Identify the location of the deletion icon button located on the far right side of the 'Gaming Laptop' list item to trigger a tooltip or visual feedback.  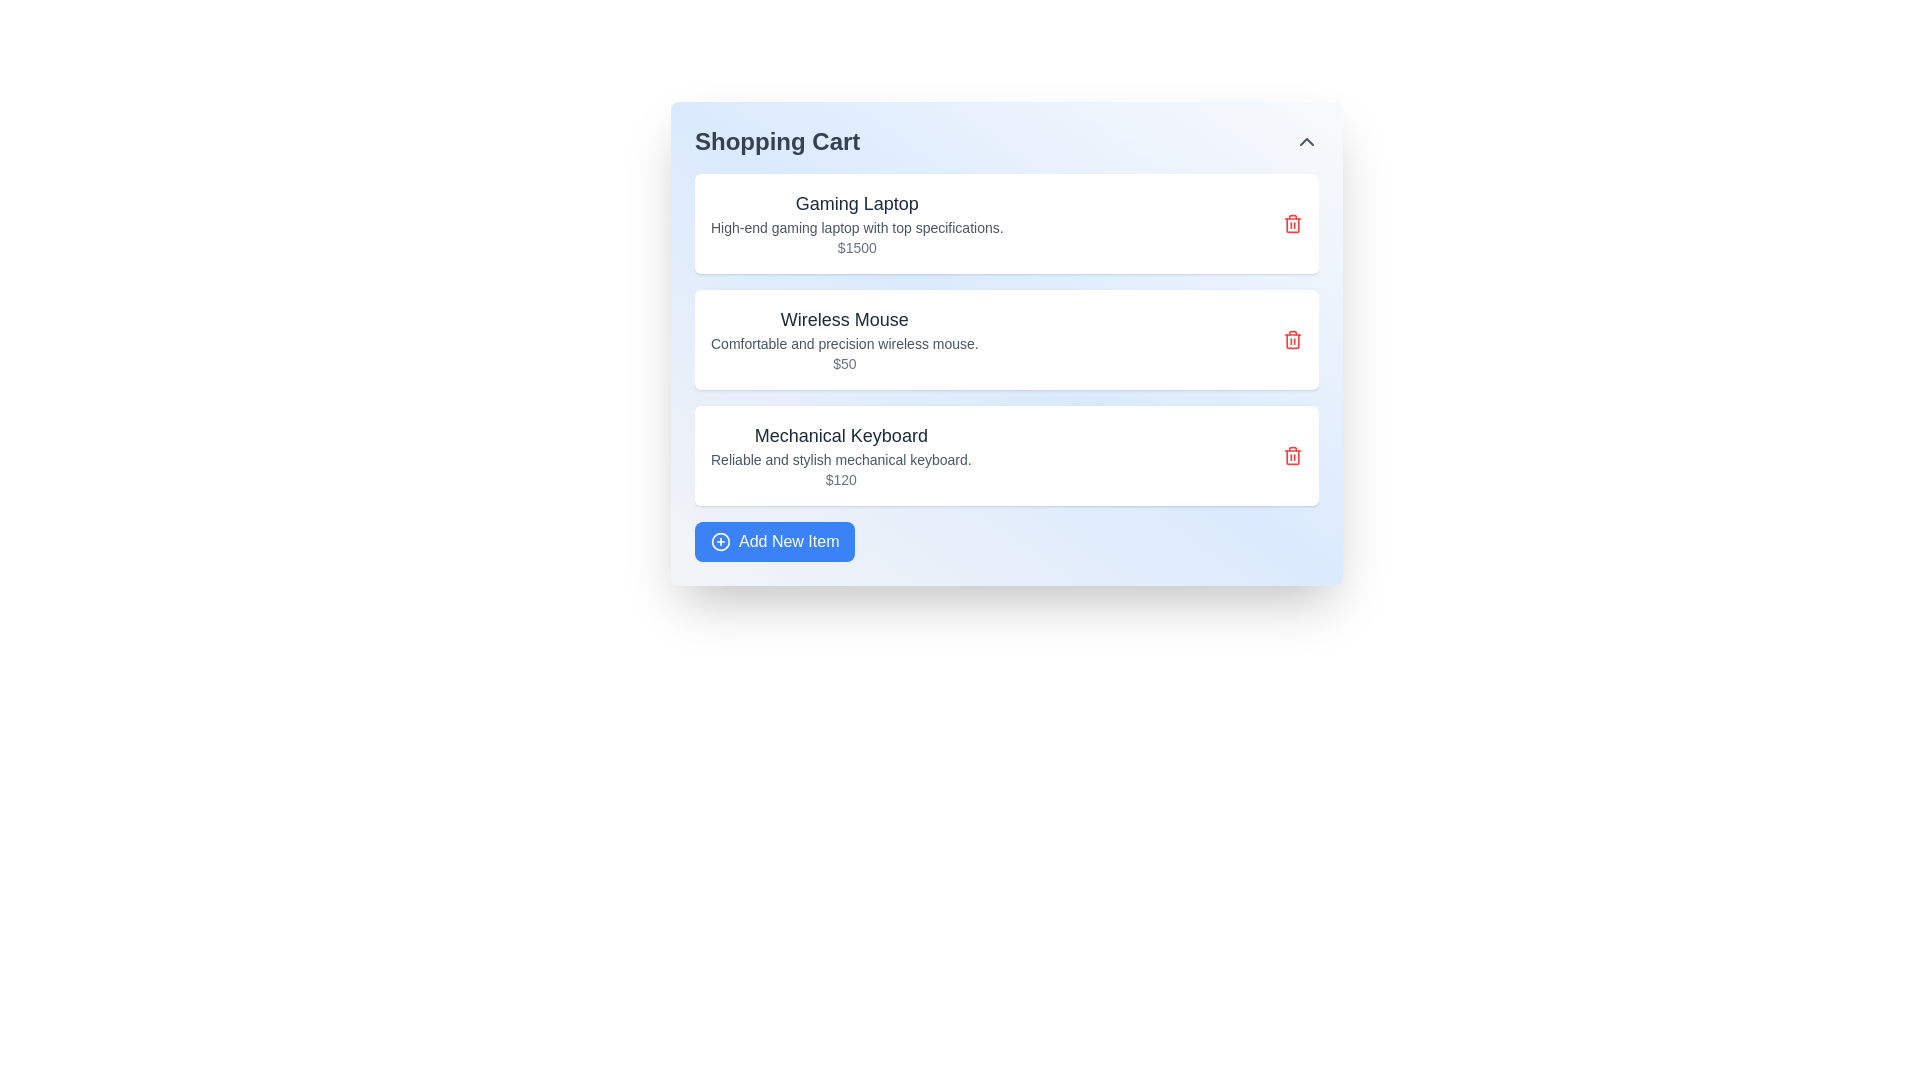
(1292, 223).